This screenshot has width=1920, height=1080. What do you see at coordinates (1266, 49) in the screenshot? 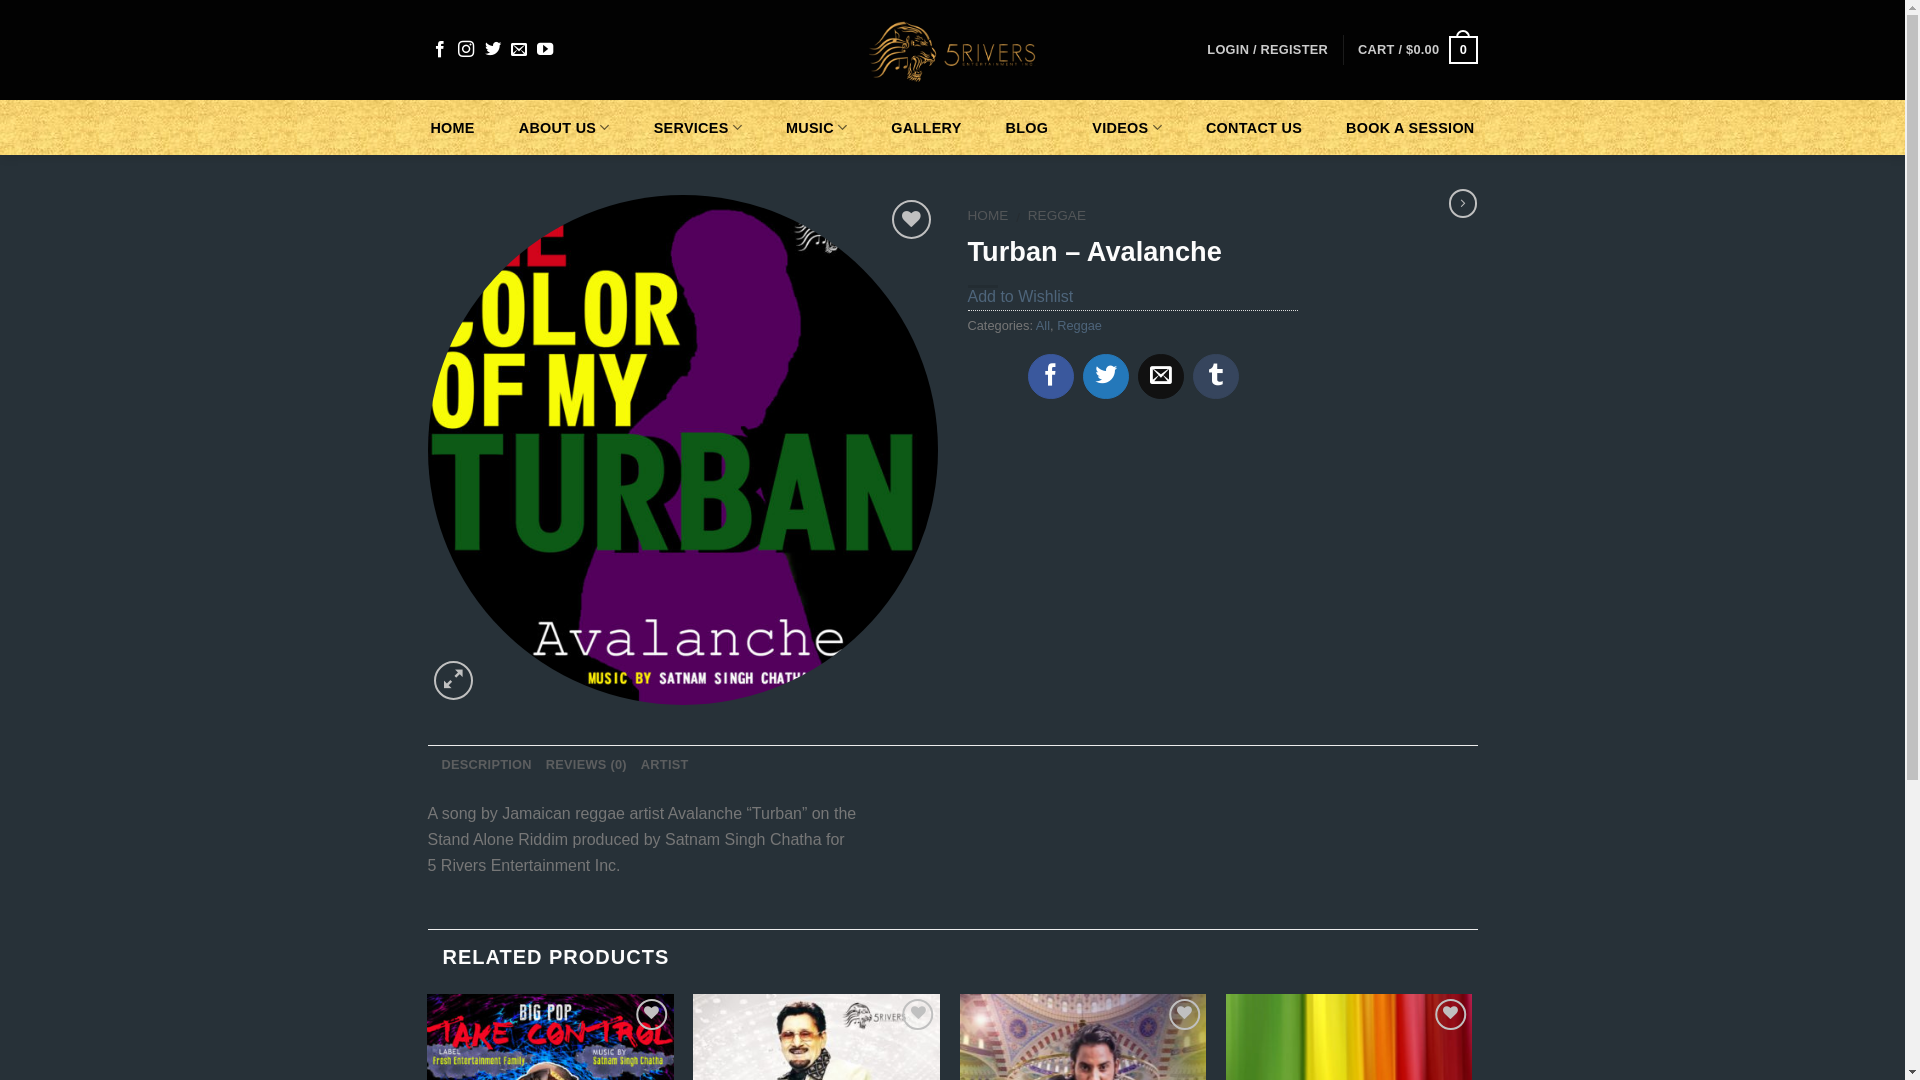
I see `'LOGIN / REGISTER'` at bounding box center [1266, 49].